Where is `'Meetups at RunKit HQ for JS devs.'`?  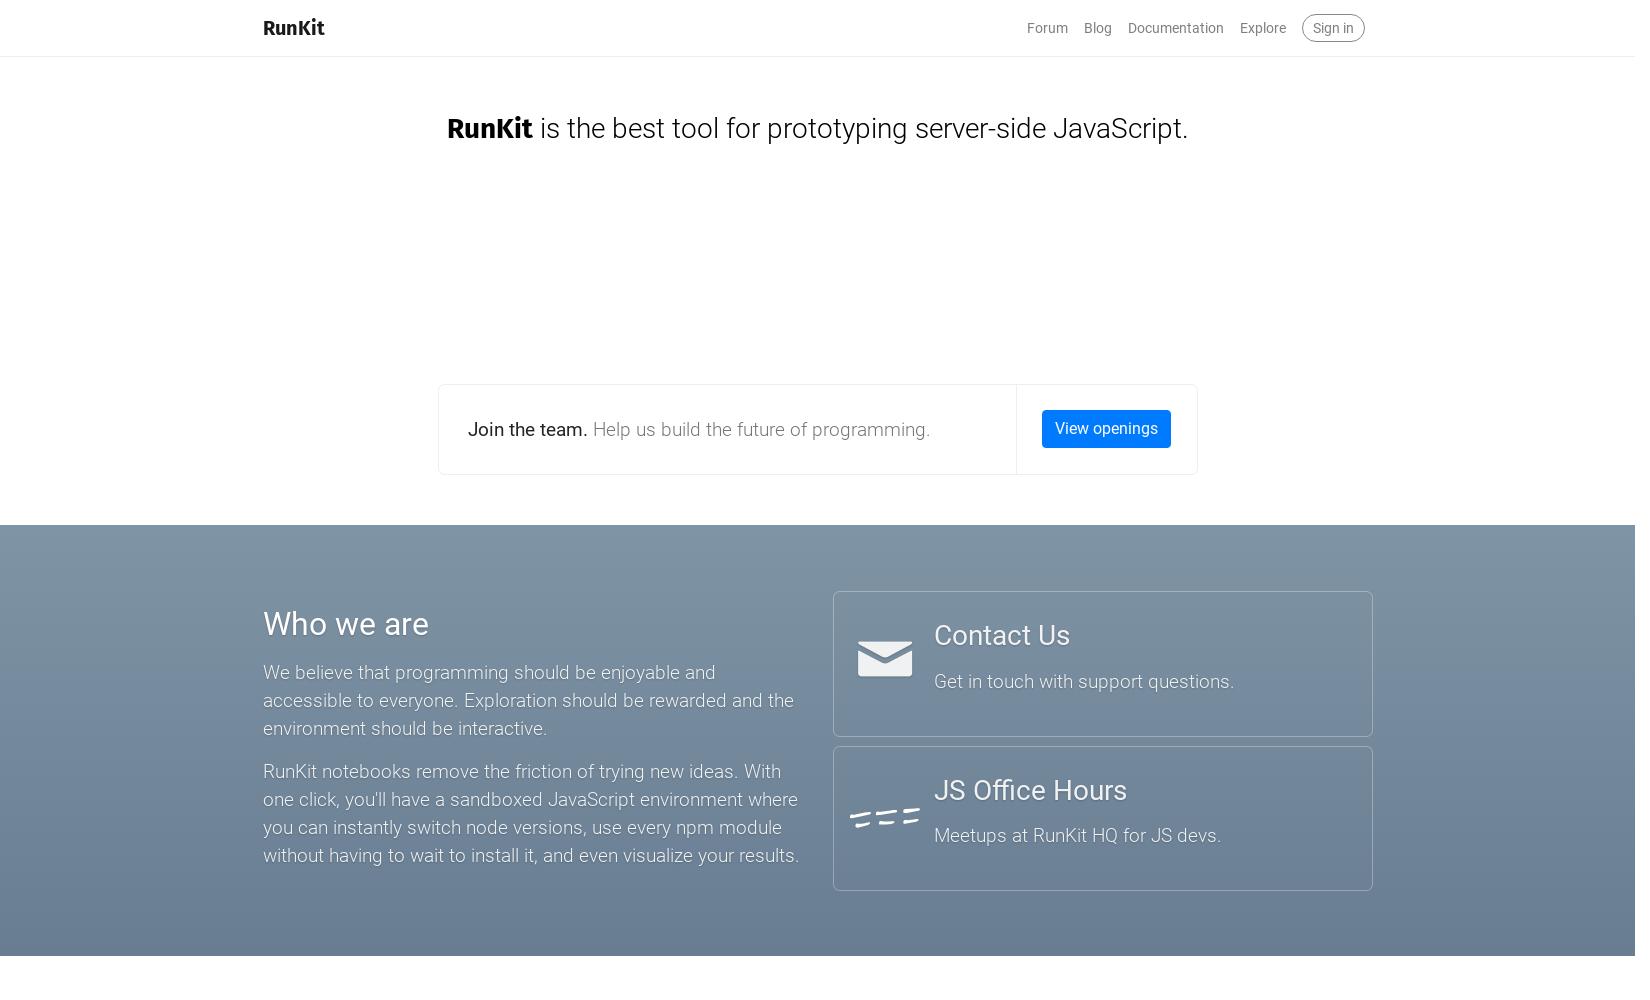 'Meetups at RunKit HQ for JS devs.' is located at coordinates (933, 835).